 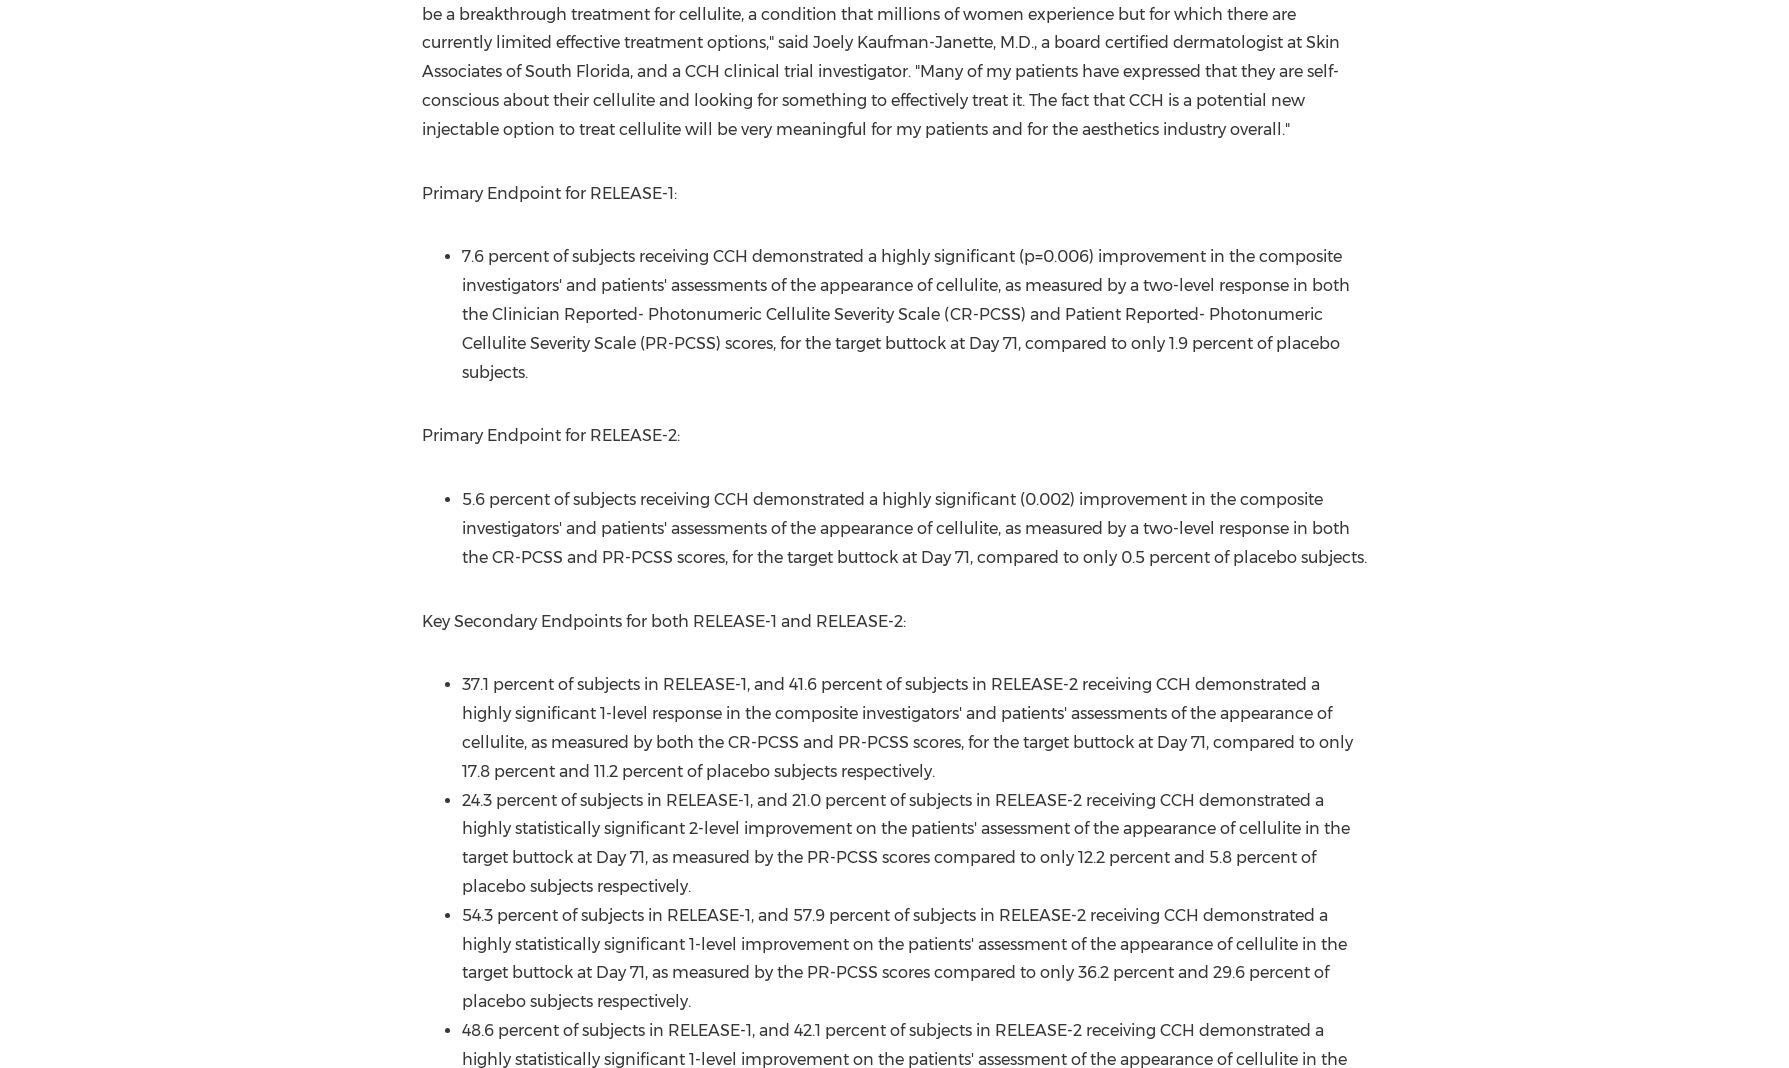 I want to click on 'Primary Endpoint for RELEASE-2:', so click(x=550, y=435).